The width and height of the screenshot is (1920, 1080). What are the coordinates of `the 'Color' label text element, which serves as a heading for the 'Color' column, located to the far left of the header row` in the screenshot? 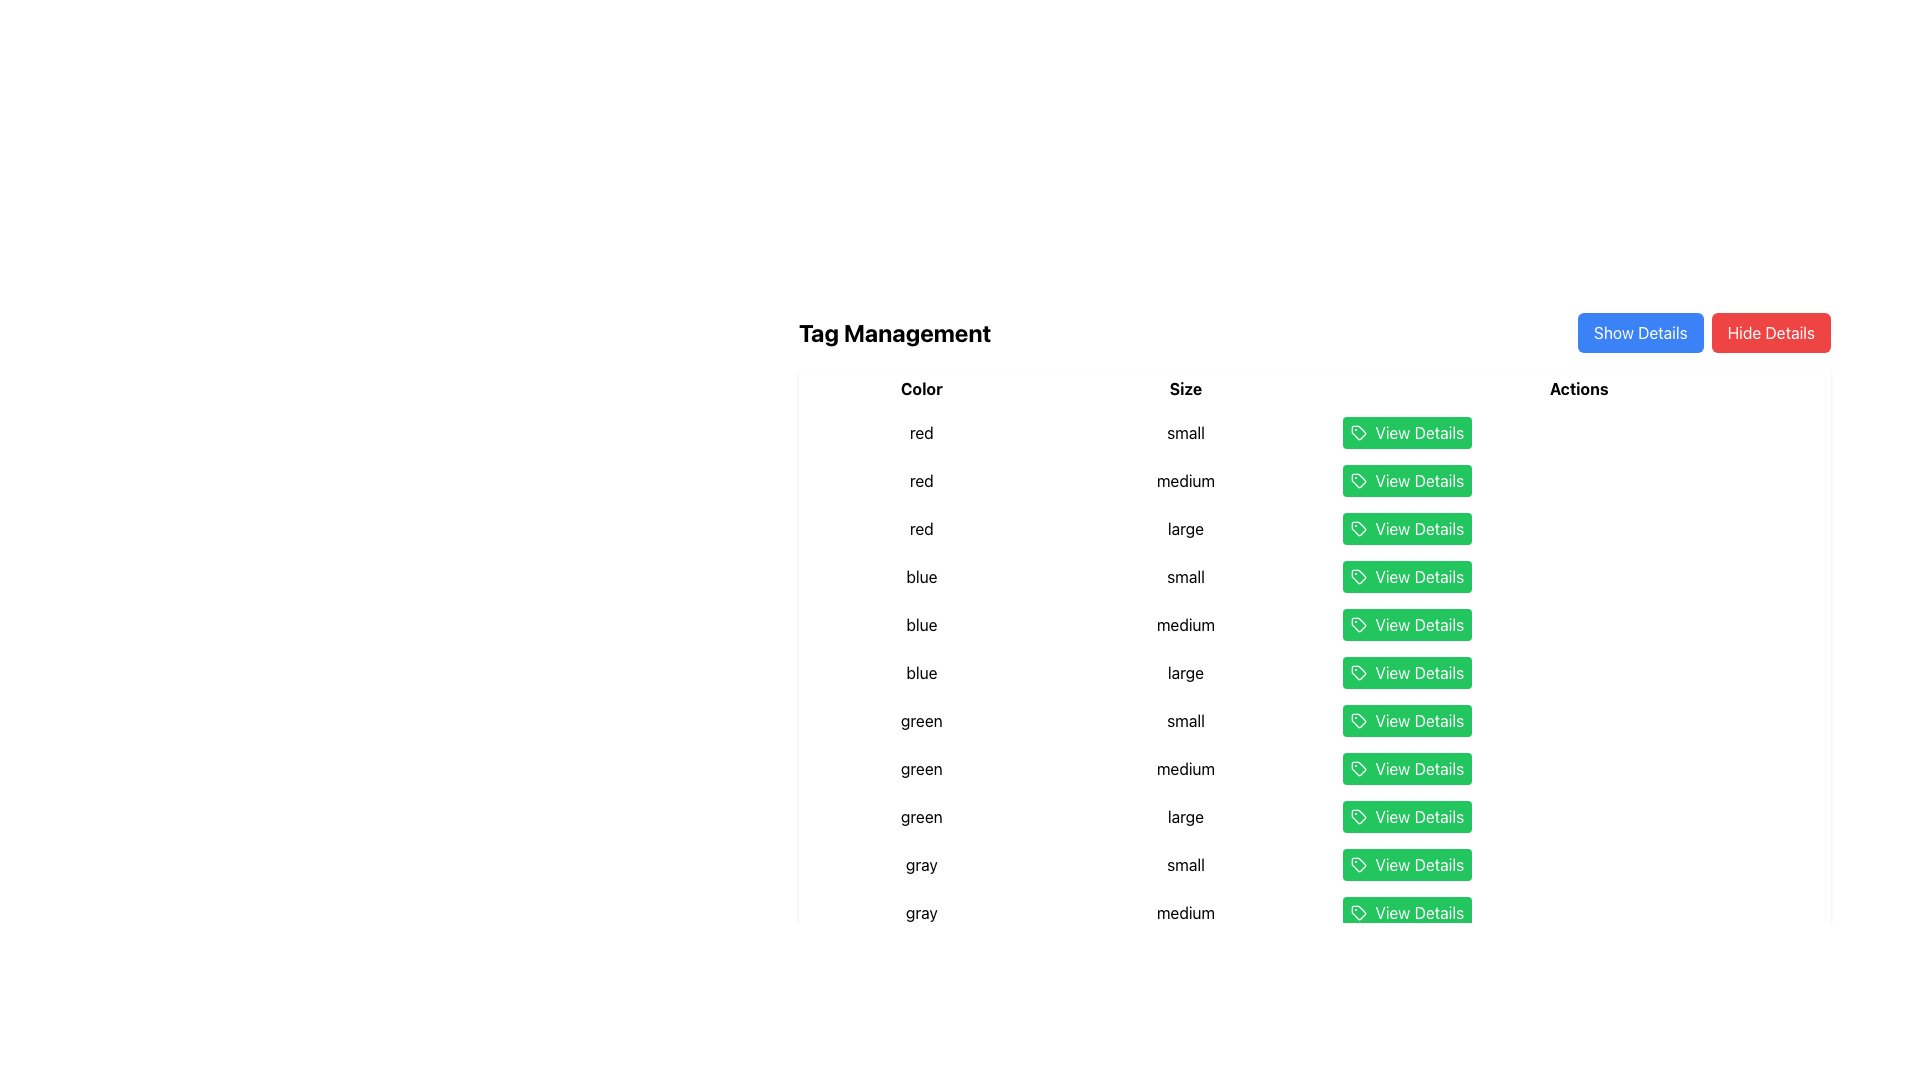 It's located at (920, 389).